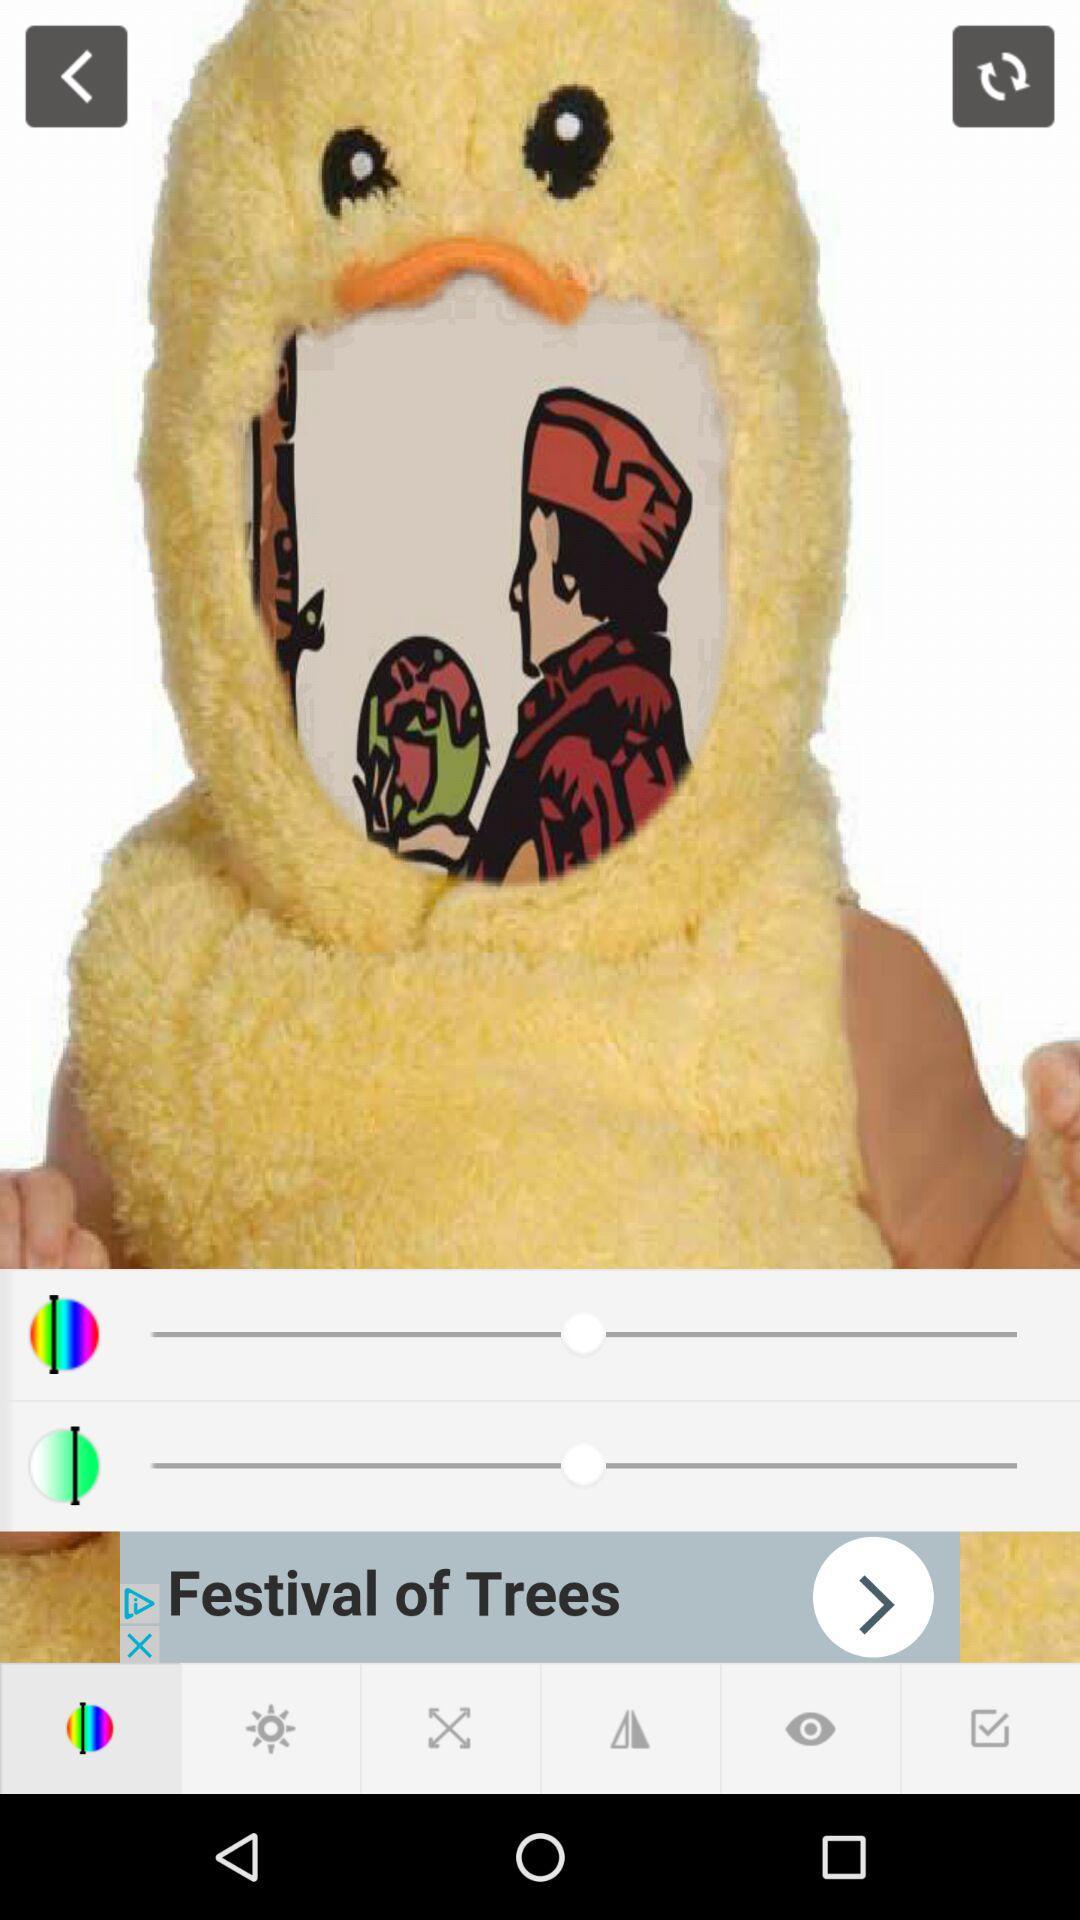  I want to click on close, so click(450, 1727).